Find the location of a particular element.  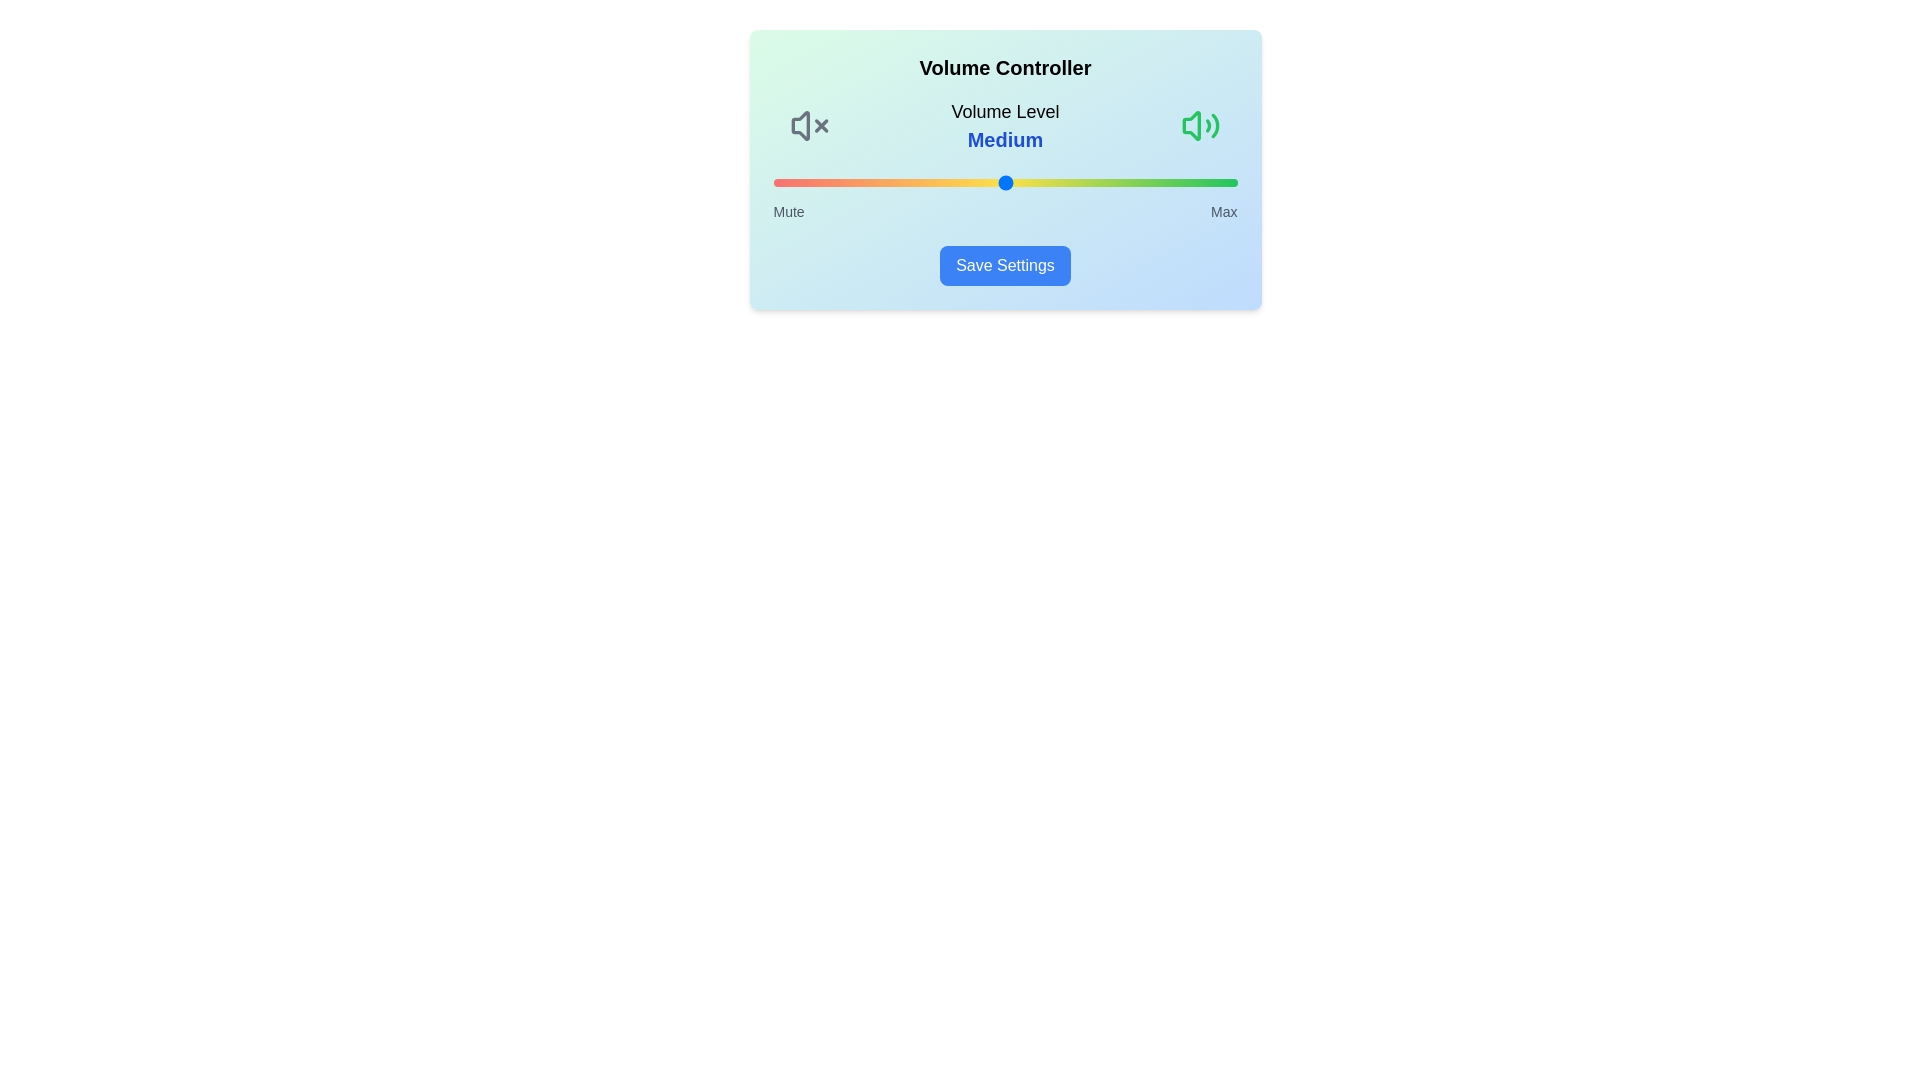

the volume slider to set the volume level to 1 is located at coordinates (777, 182).